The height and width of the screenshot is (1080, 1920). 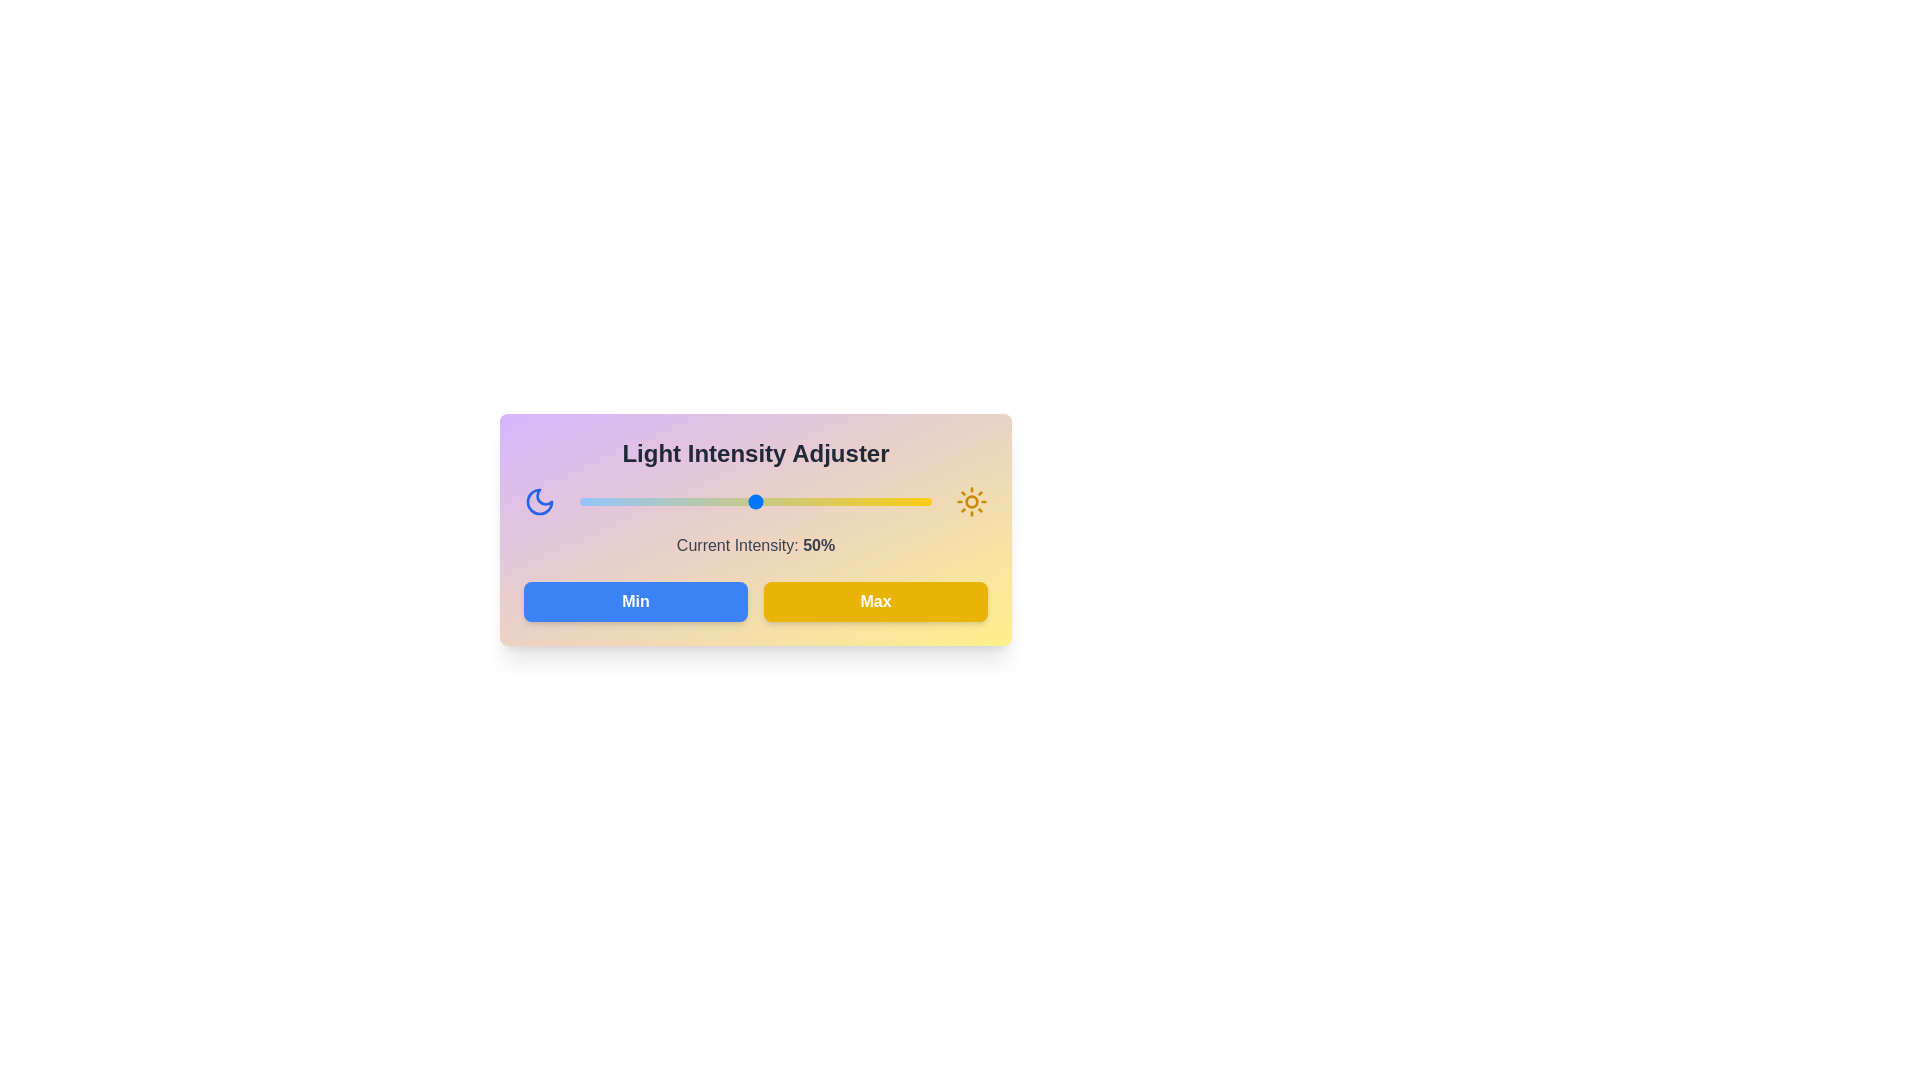 What do you see at coordinates (754, 546) in the screenshot?
I see `the text displaying the current light intensity, which is located in the center of the component` at bounding box center [754, 546].